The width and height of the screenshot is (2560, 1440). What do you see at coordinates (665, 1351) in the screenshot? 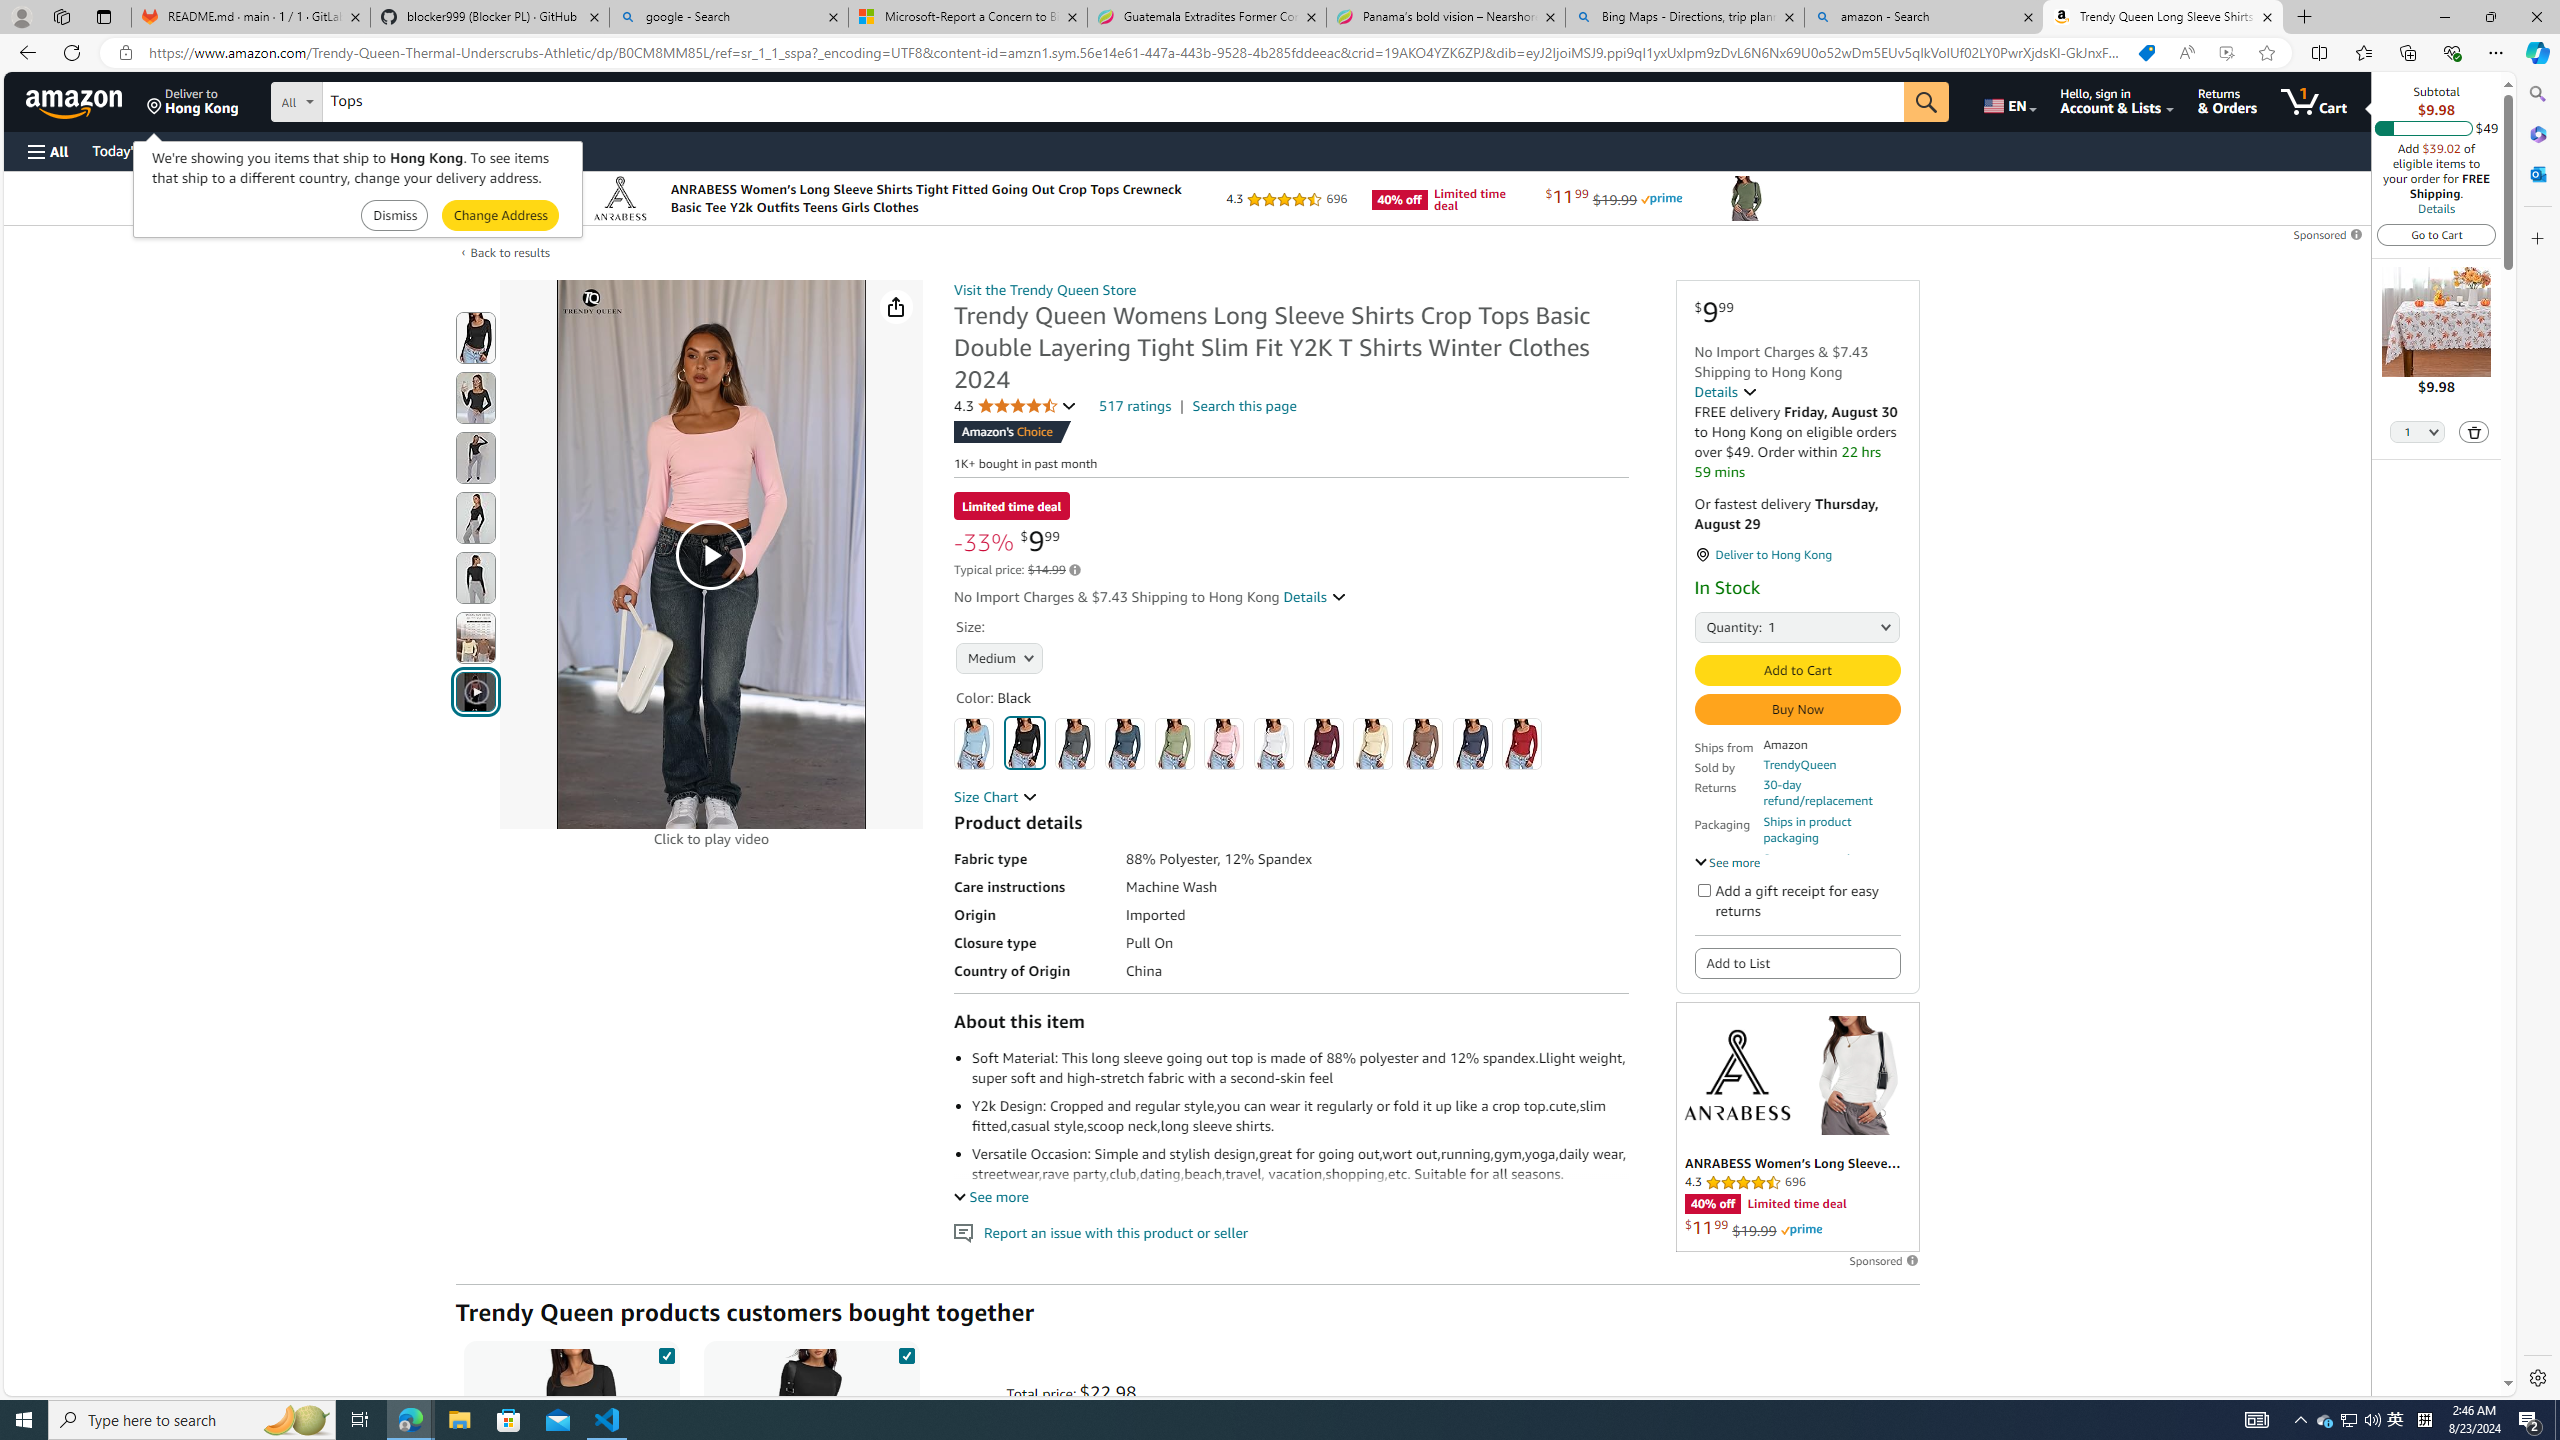
I see `'AutomationID: thematicBundleCheck-1'` at bounding box center [665, 1351].